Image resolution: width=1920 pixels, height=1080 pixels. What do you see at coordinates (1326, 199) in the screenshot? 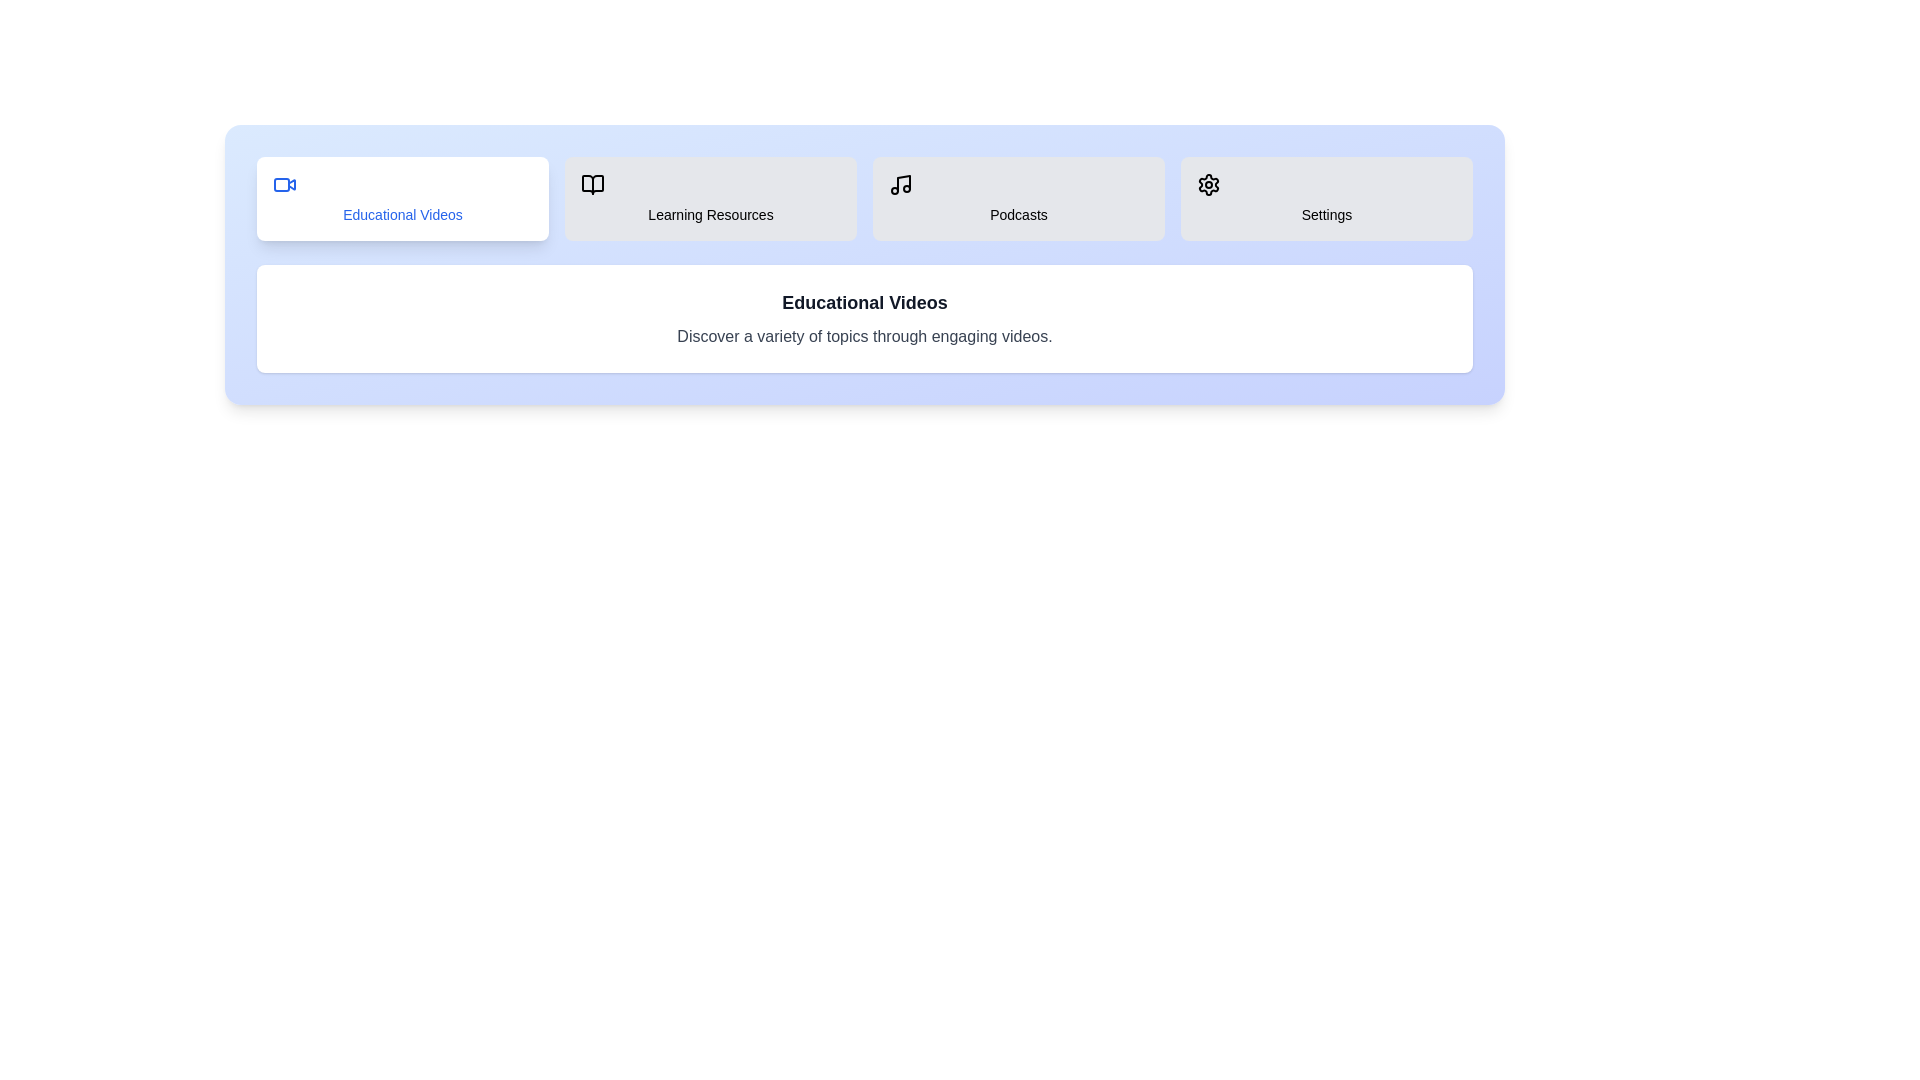
I see `the Settings tab to switch views` at bounding box center [1326, 199].